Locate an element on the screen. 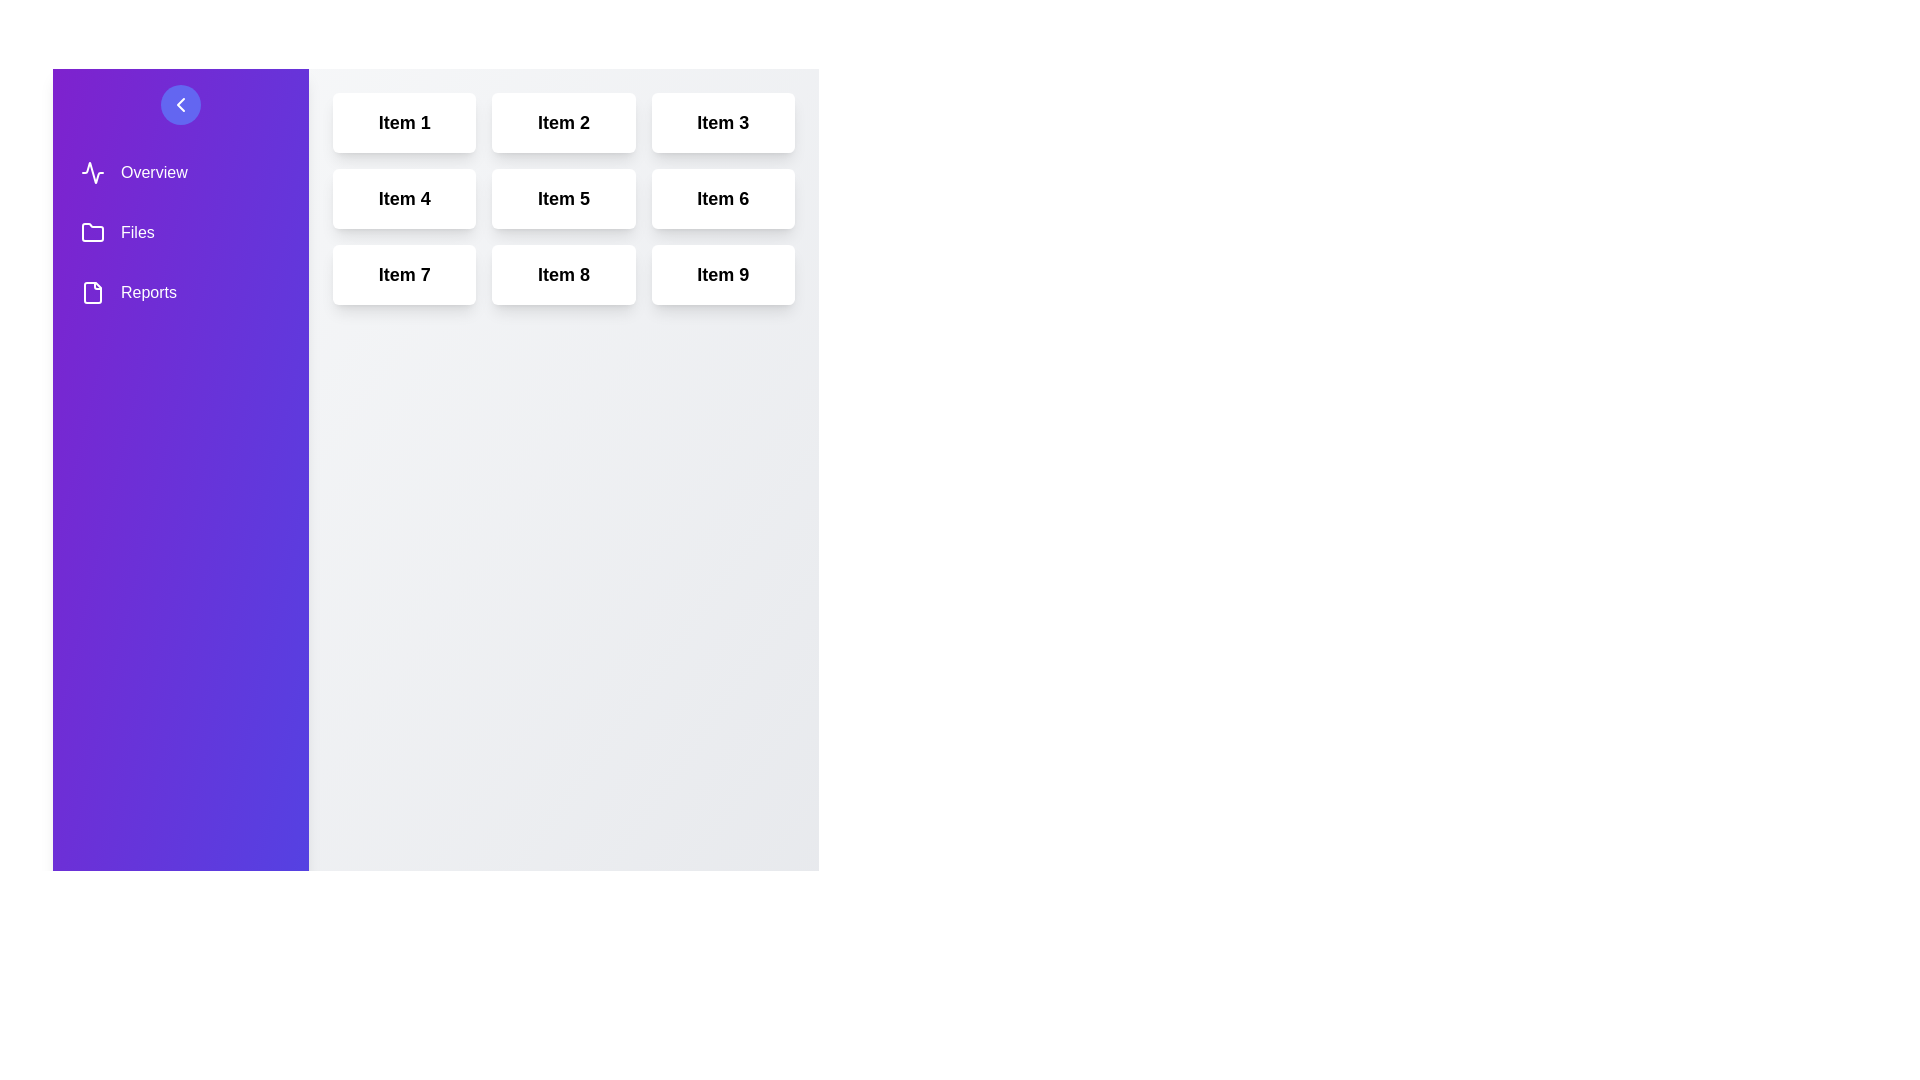 Image resolution: width=1920 pixels, height=1080 pixels. the sidebar menu item corresponding to Overview is located at coordinates (181, 172).